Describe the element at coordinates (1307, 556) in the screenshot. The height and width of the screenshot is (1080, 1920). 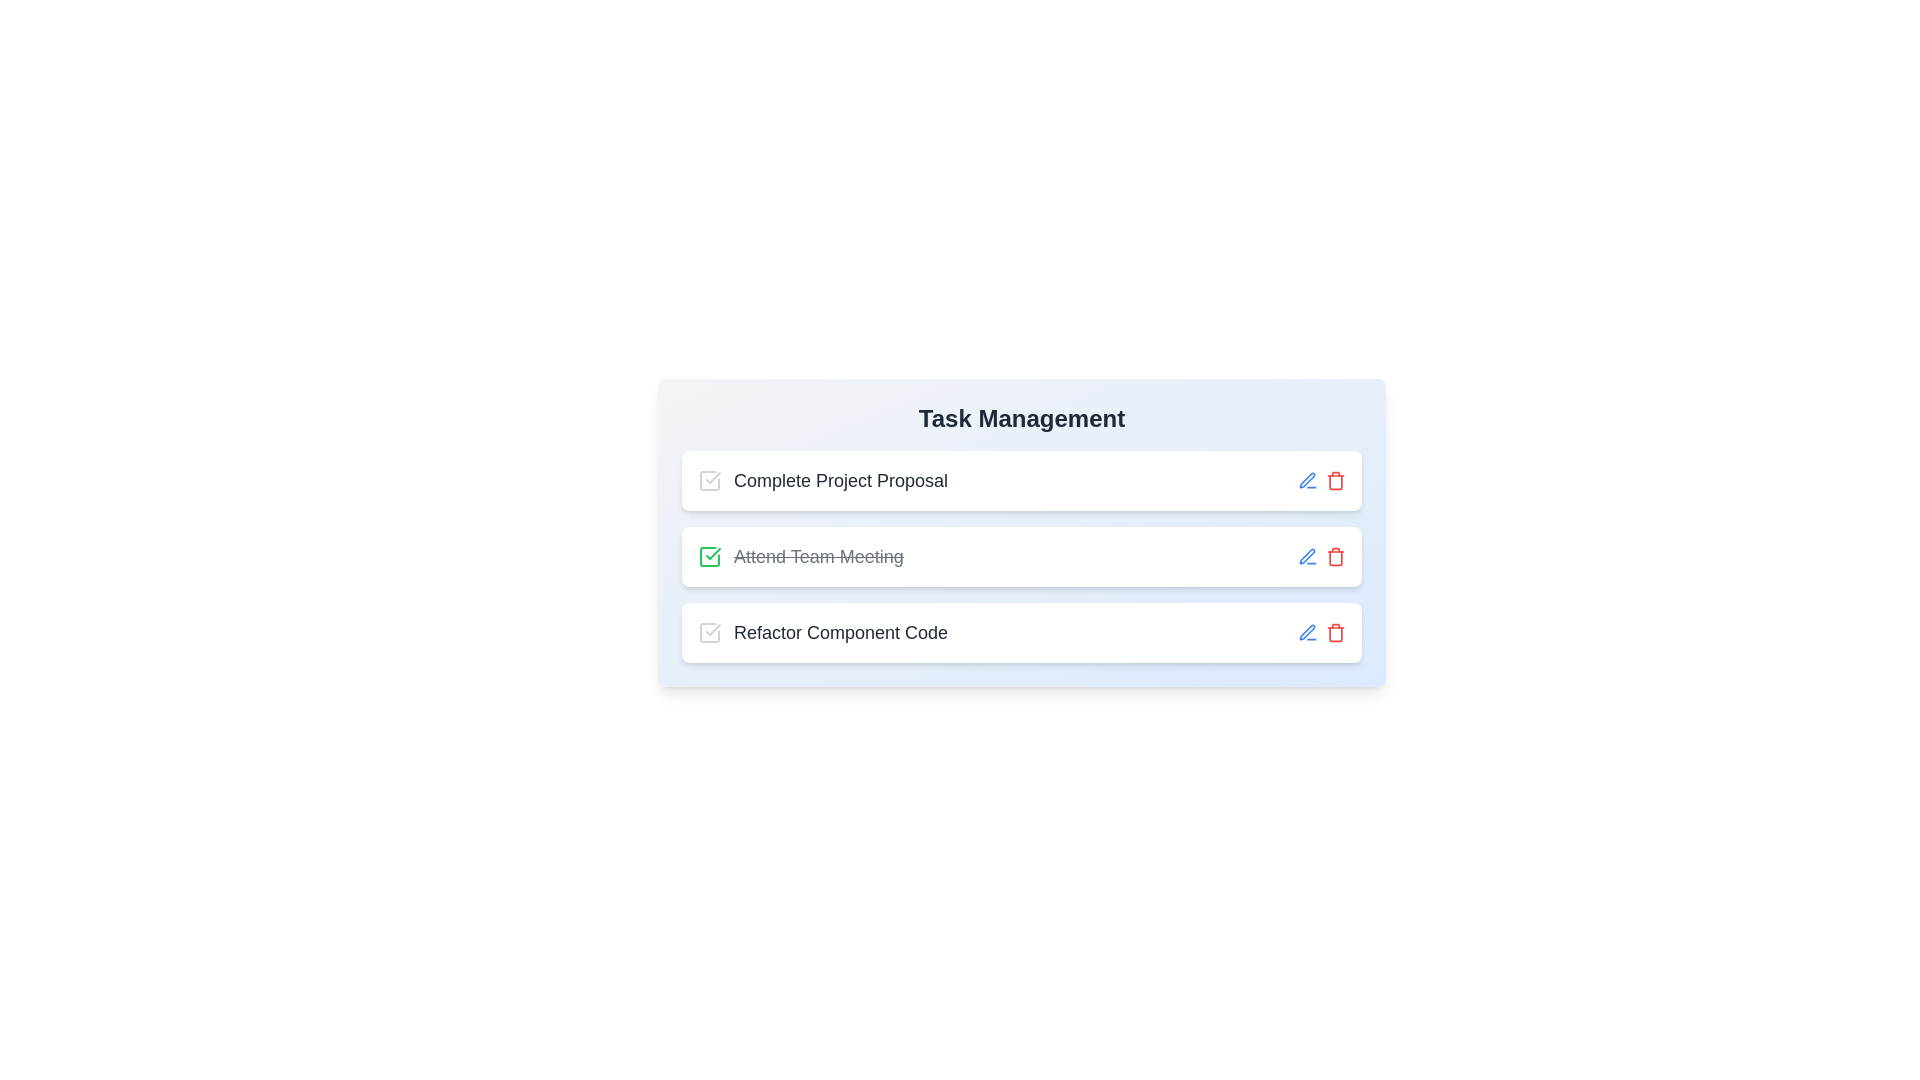
I see `the edit icon component located at the top of the editing column in the task management interface` at that location.